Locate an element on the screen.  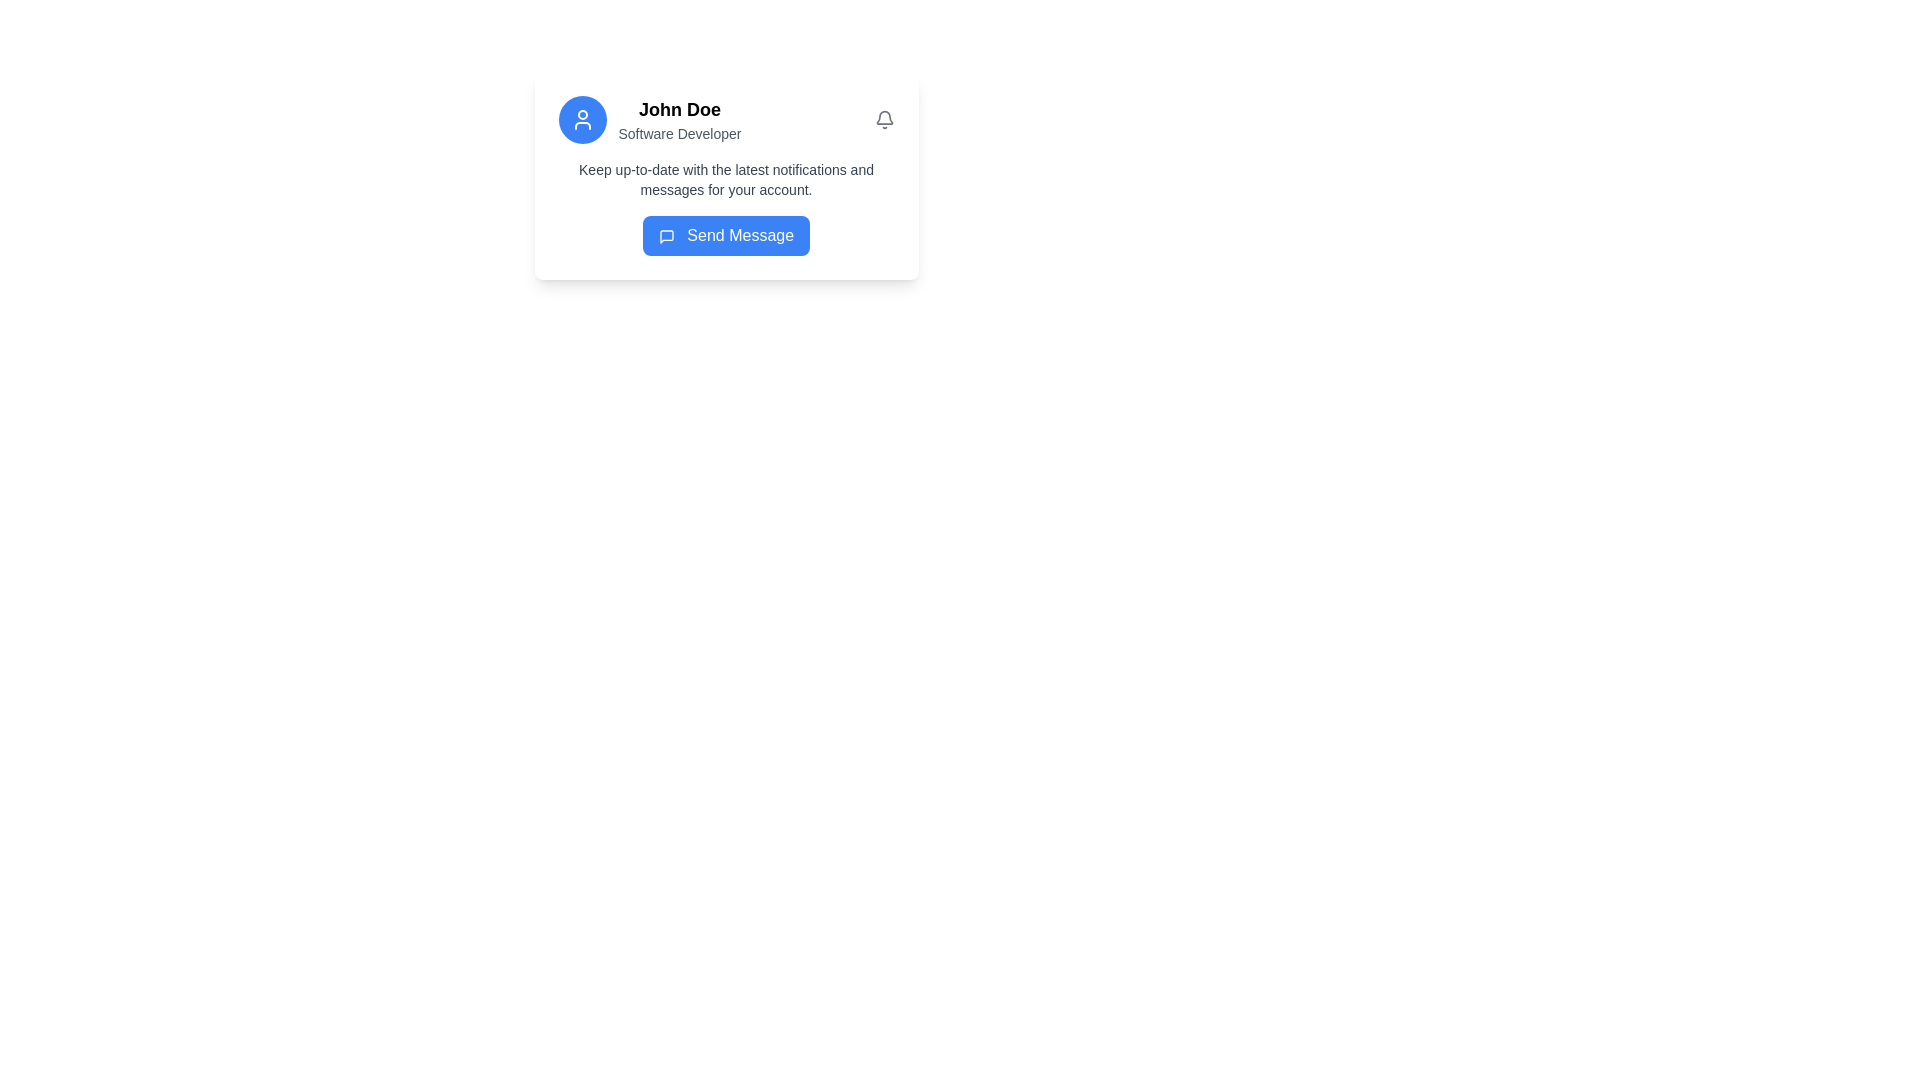
the blue 'Send Message' button area that contains the message speech bubble icon, located at the bottom center of the card interface is located at coordinates (666, 235).